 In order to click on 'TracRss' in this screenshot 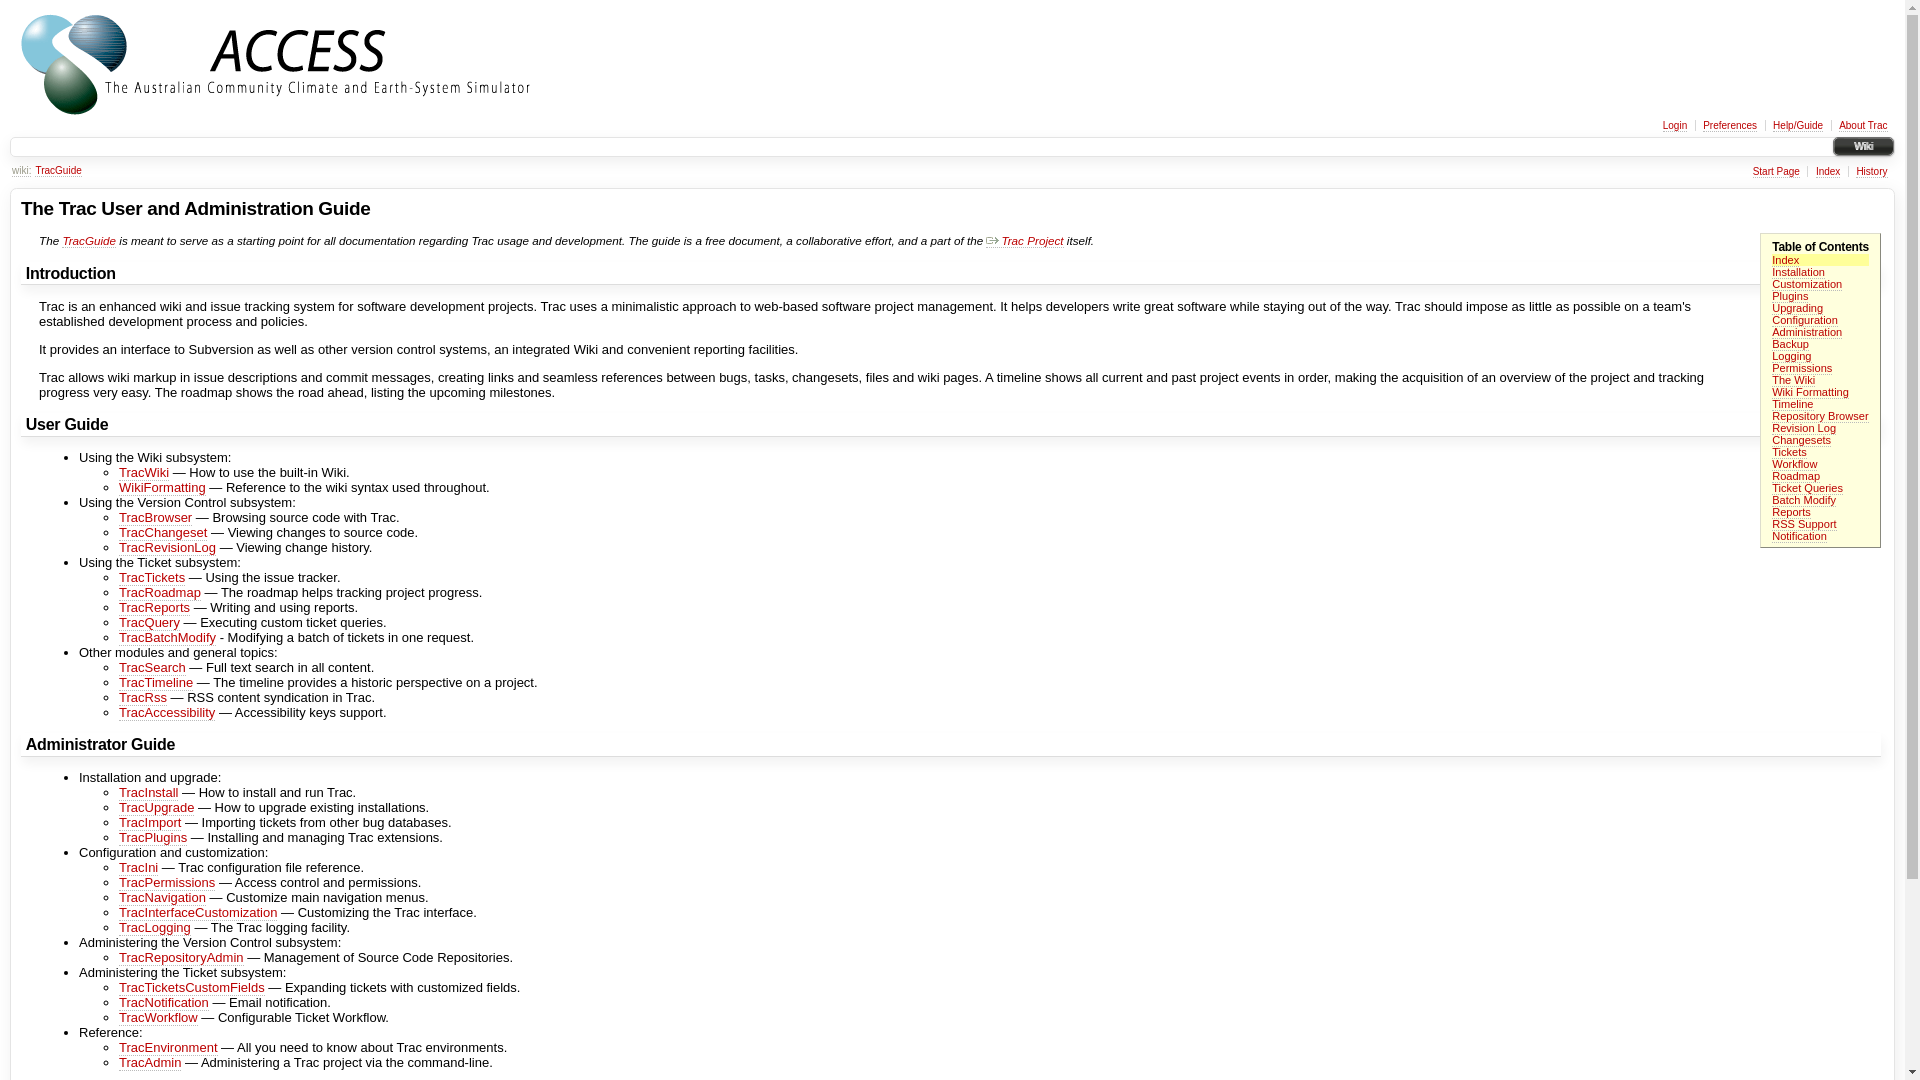, I will do `click(118, 697)`.